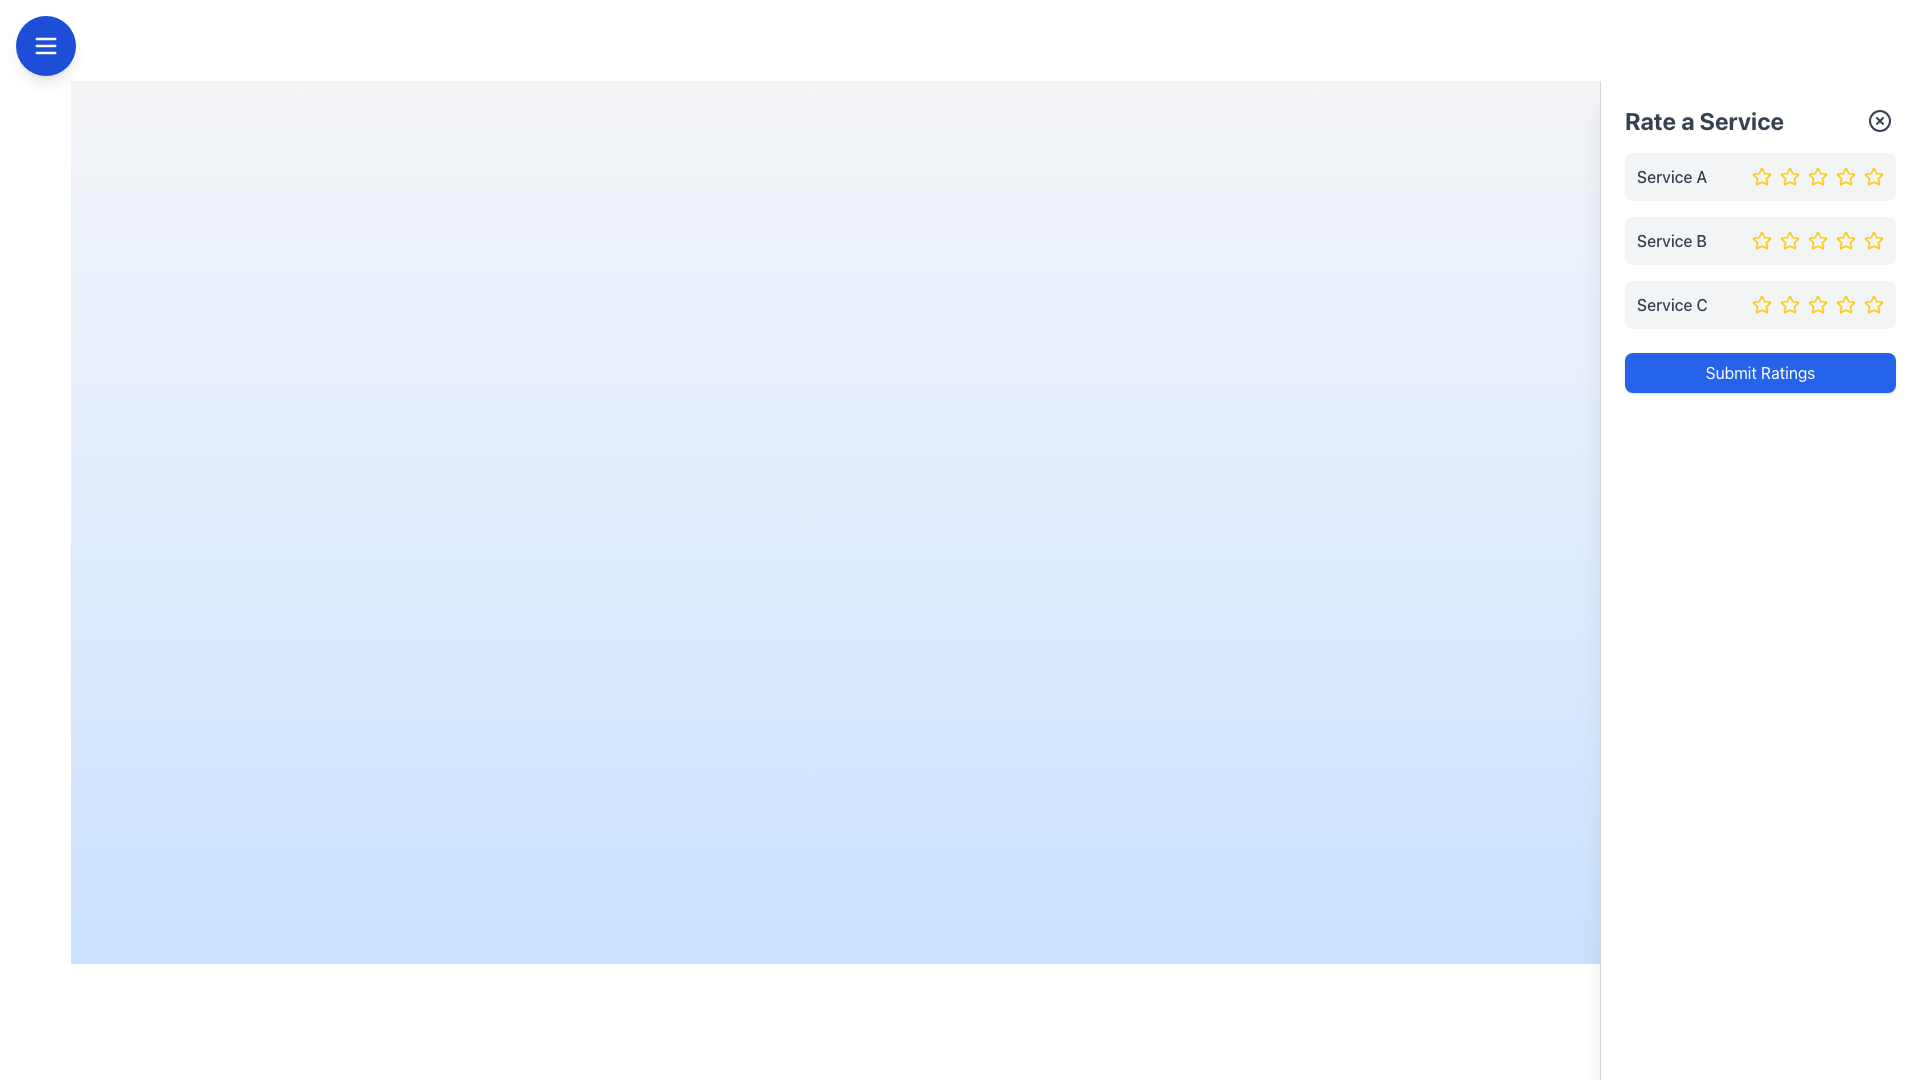  Describe the element at coordinates (1818, 304) in the screenshot. I see `the fourth star icon to rate 'Service C' in the 'Rate a Service' section` at that location.